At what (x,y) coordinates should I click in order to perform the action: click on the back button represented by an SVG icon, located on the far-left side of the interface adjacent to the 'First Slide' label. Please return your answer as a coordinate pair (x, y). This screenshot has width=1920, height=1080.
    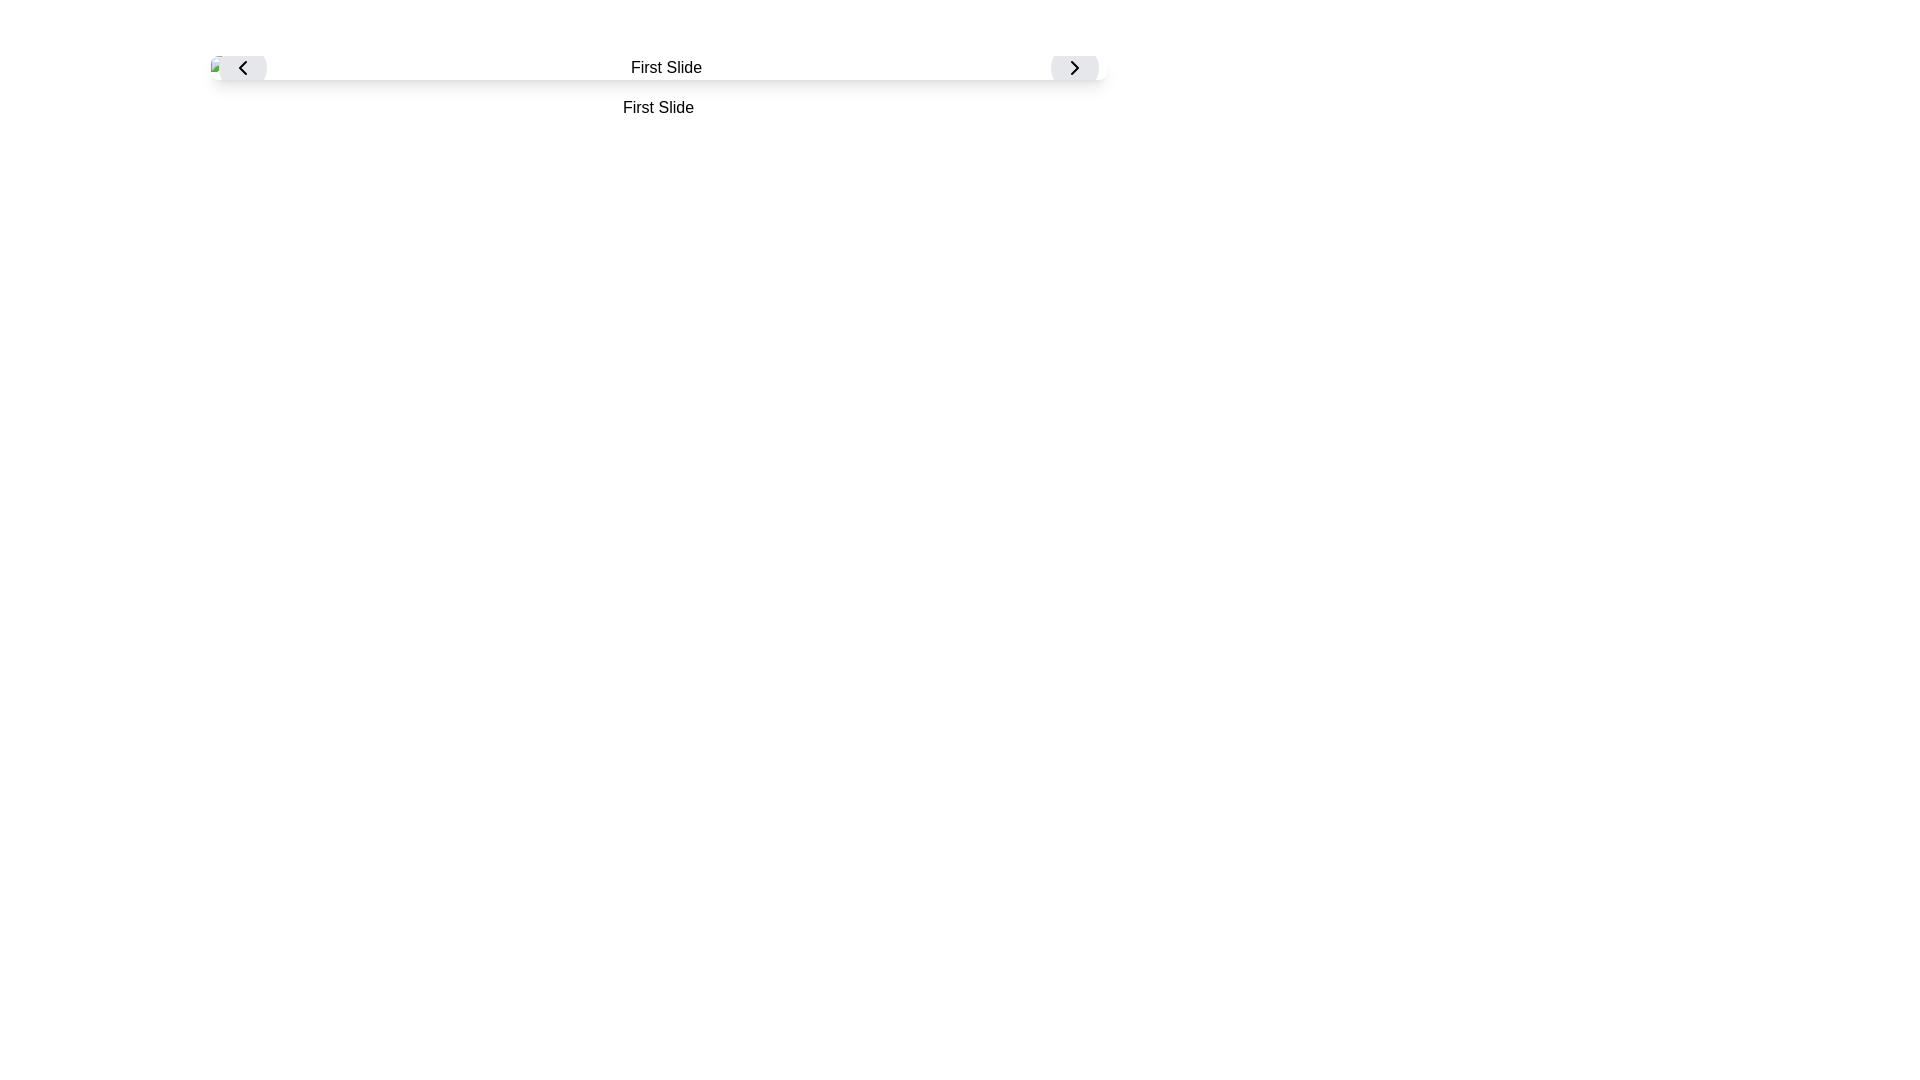
    Looking at the image, I should click on (241, 67).